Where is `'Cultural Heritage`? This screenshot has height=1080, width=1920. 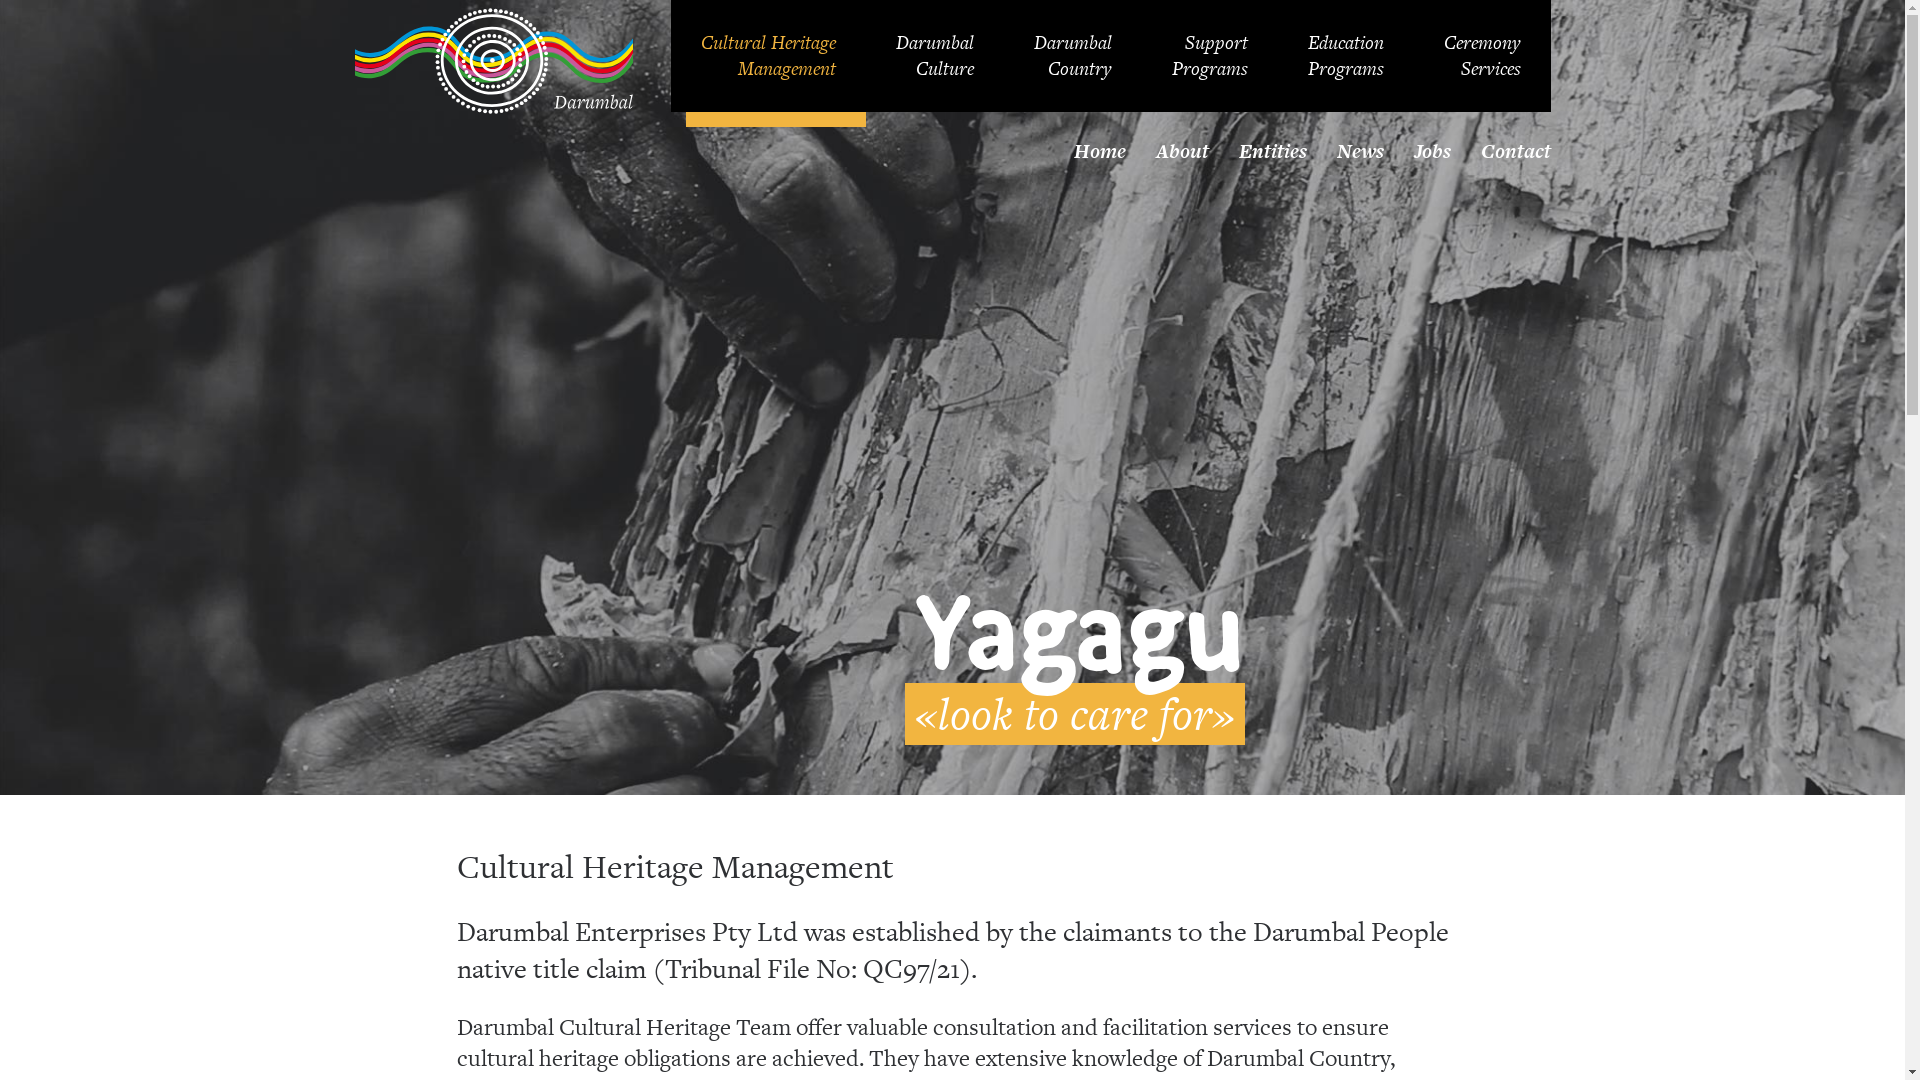 'Cultural Heritage is located at coordinates (766, 55).